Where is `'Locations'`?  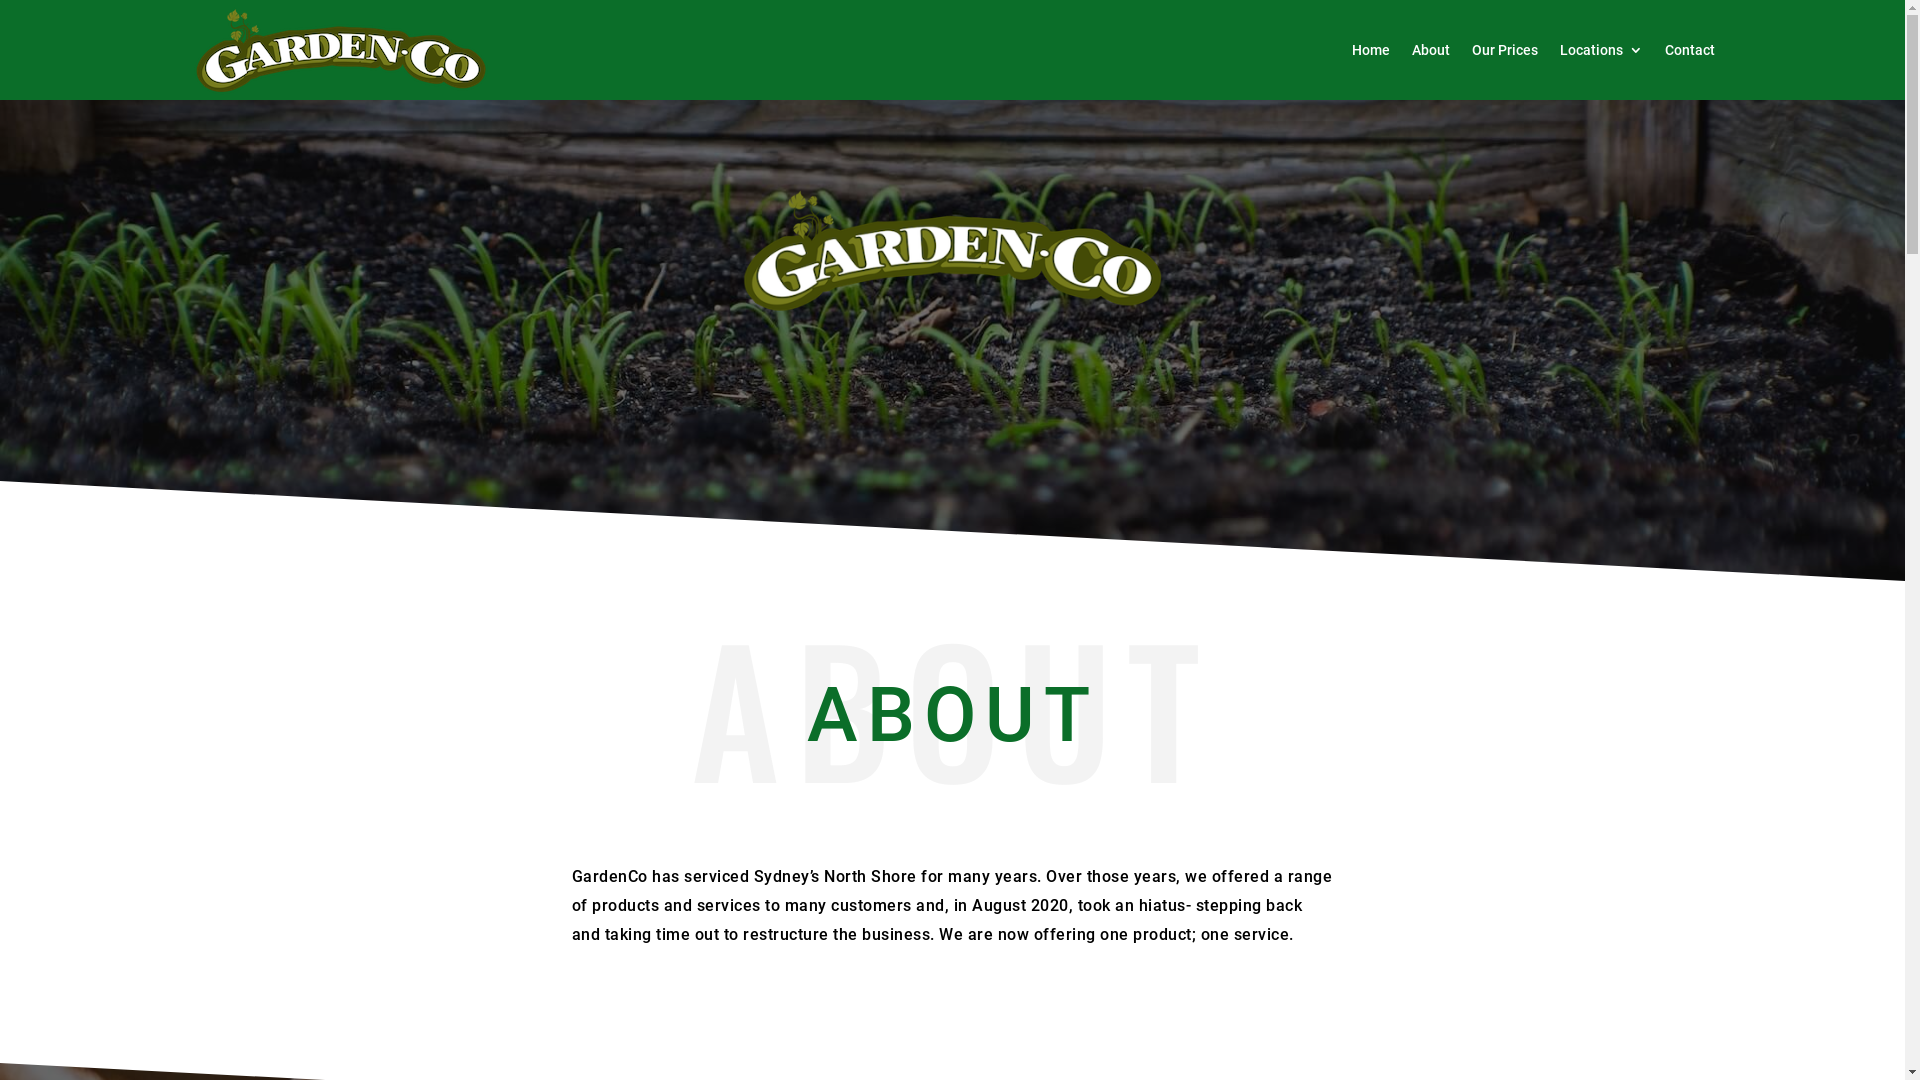 'Locations' is located at coordinates (1601, 49).